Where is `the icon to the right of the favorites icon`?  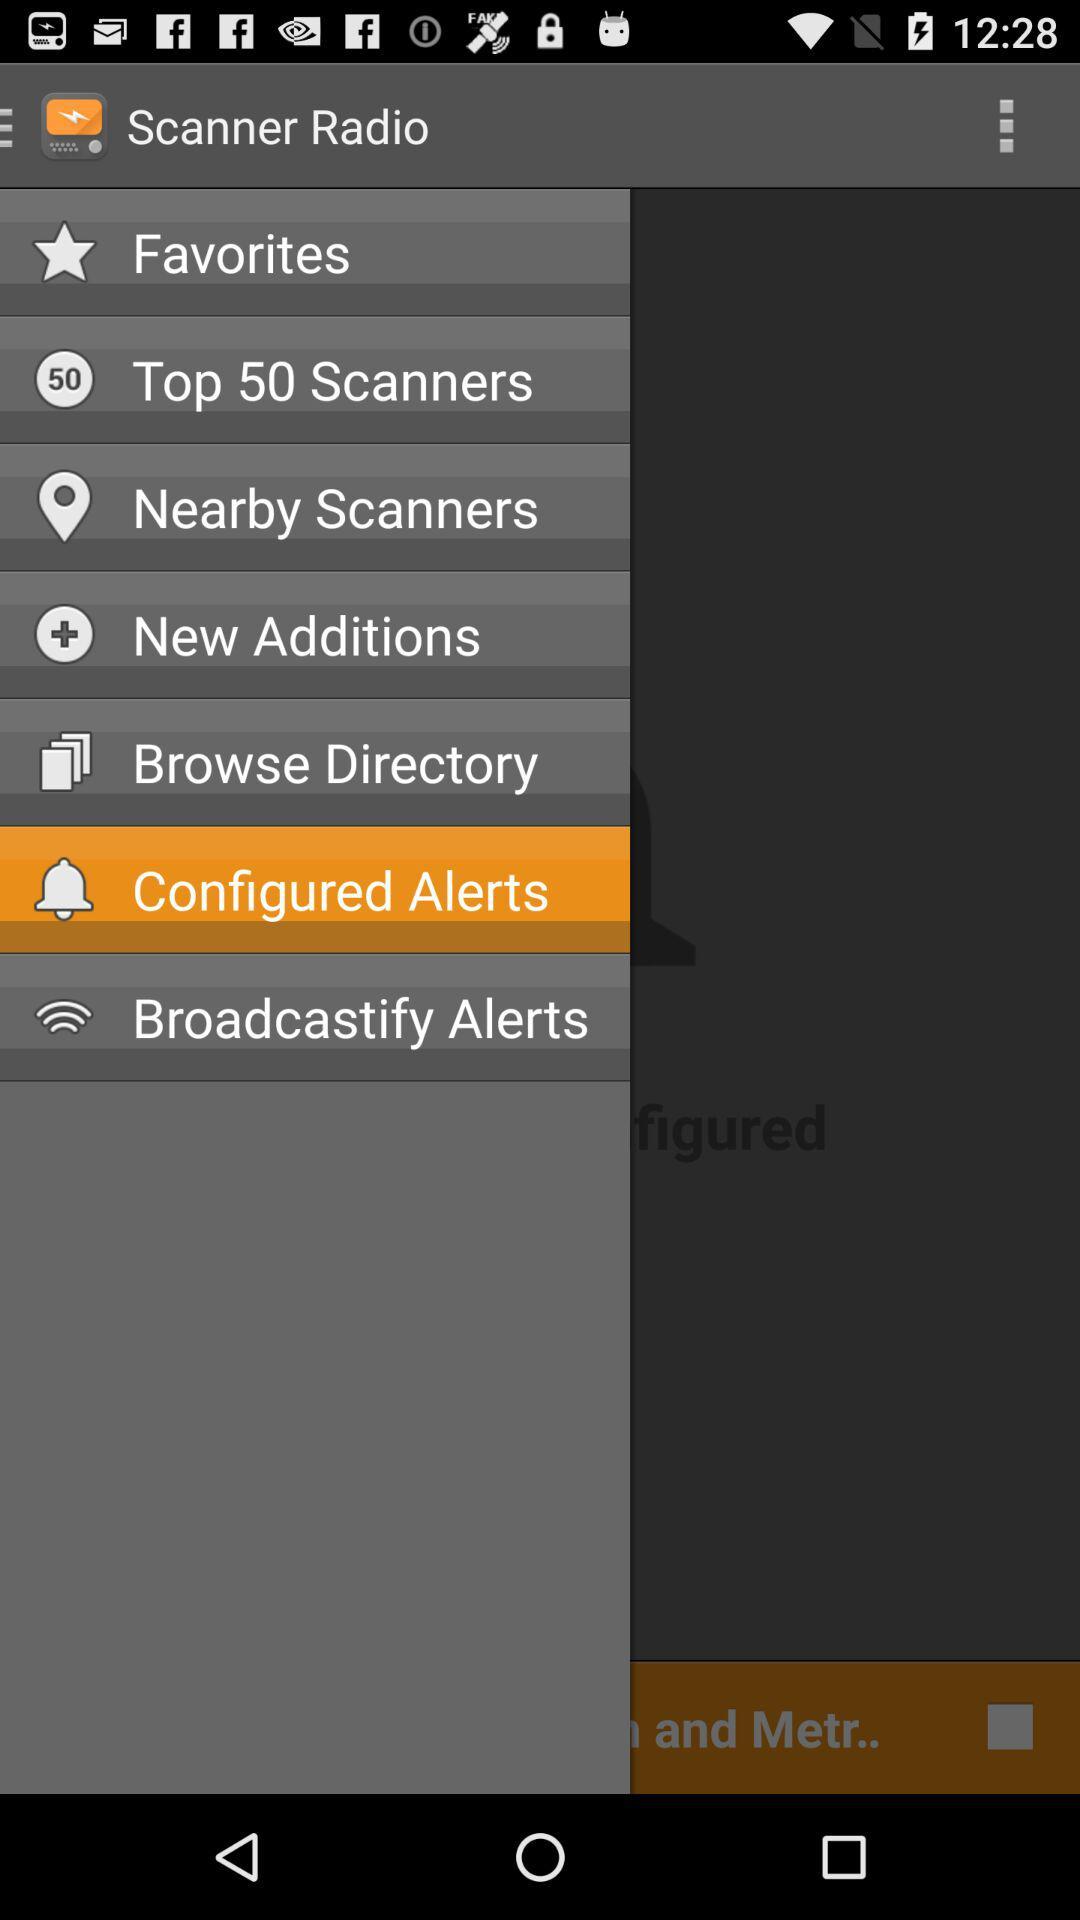
the icon to the right of the favorites icon is located at coordinates (1006, 124).